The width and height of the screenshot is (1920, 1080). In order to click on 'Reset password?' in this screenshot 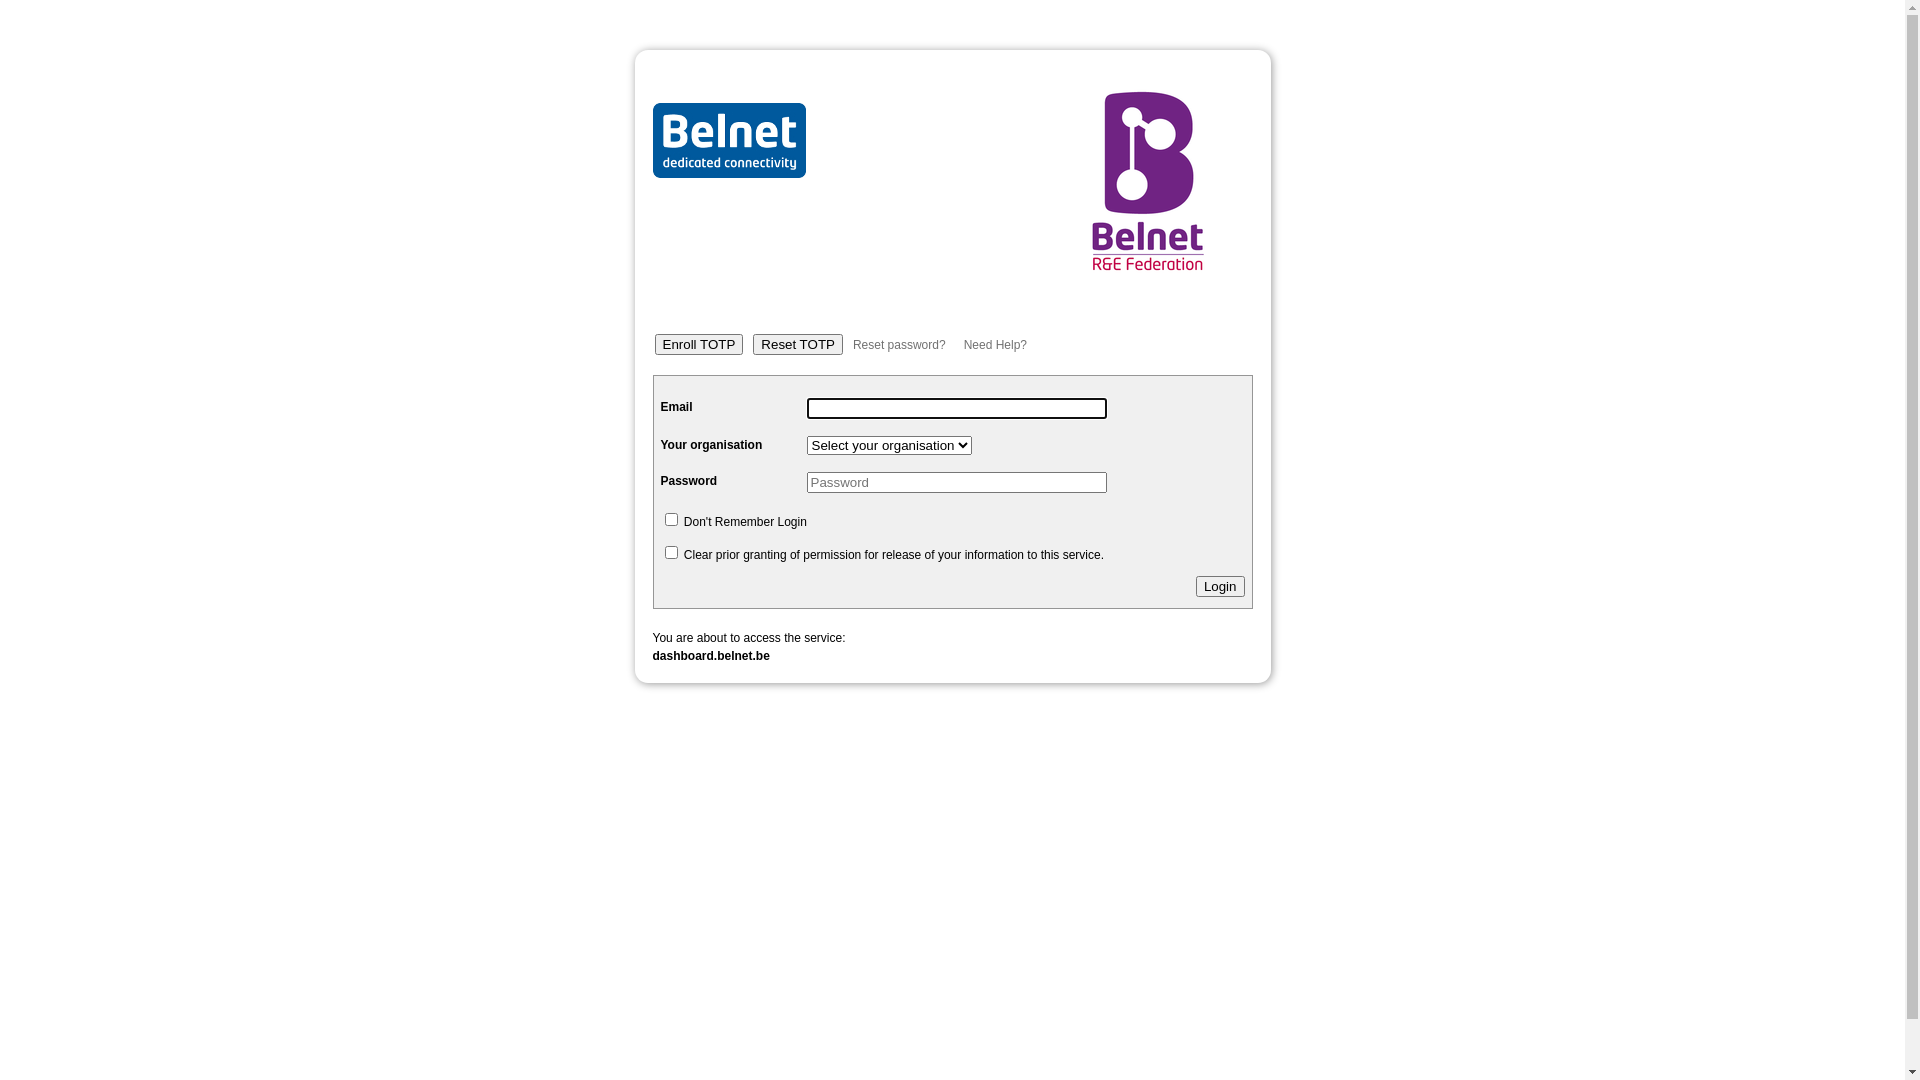, I will do `click(898, 343)`.